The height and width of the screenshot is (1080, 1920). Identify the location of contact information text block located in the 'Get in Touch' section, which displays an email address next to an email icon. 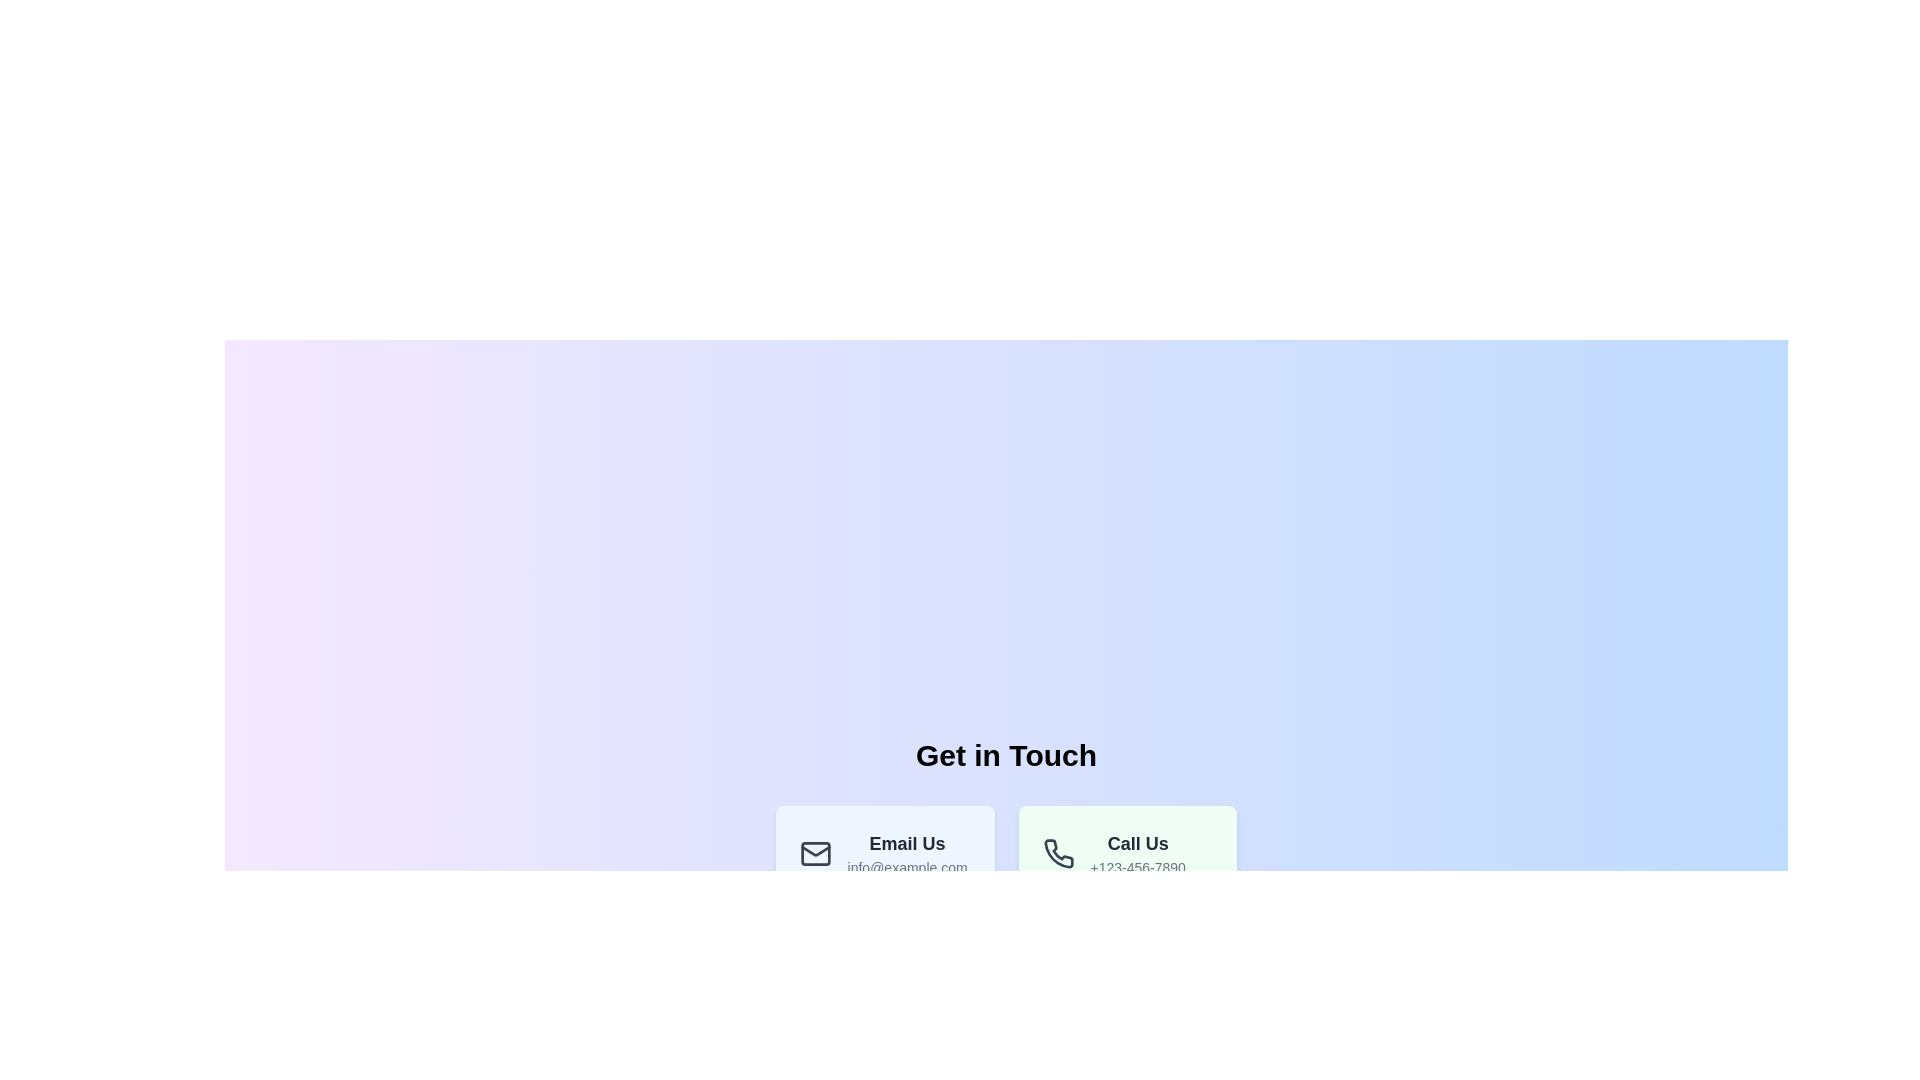
(906, 853).